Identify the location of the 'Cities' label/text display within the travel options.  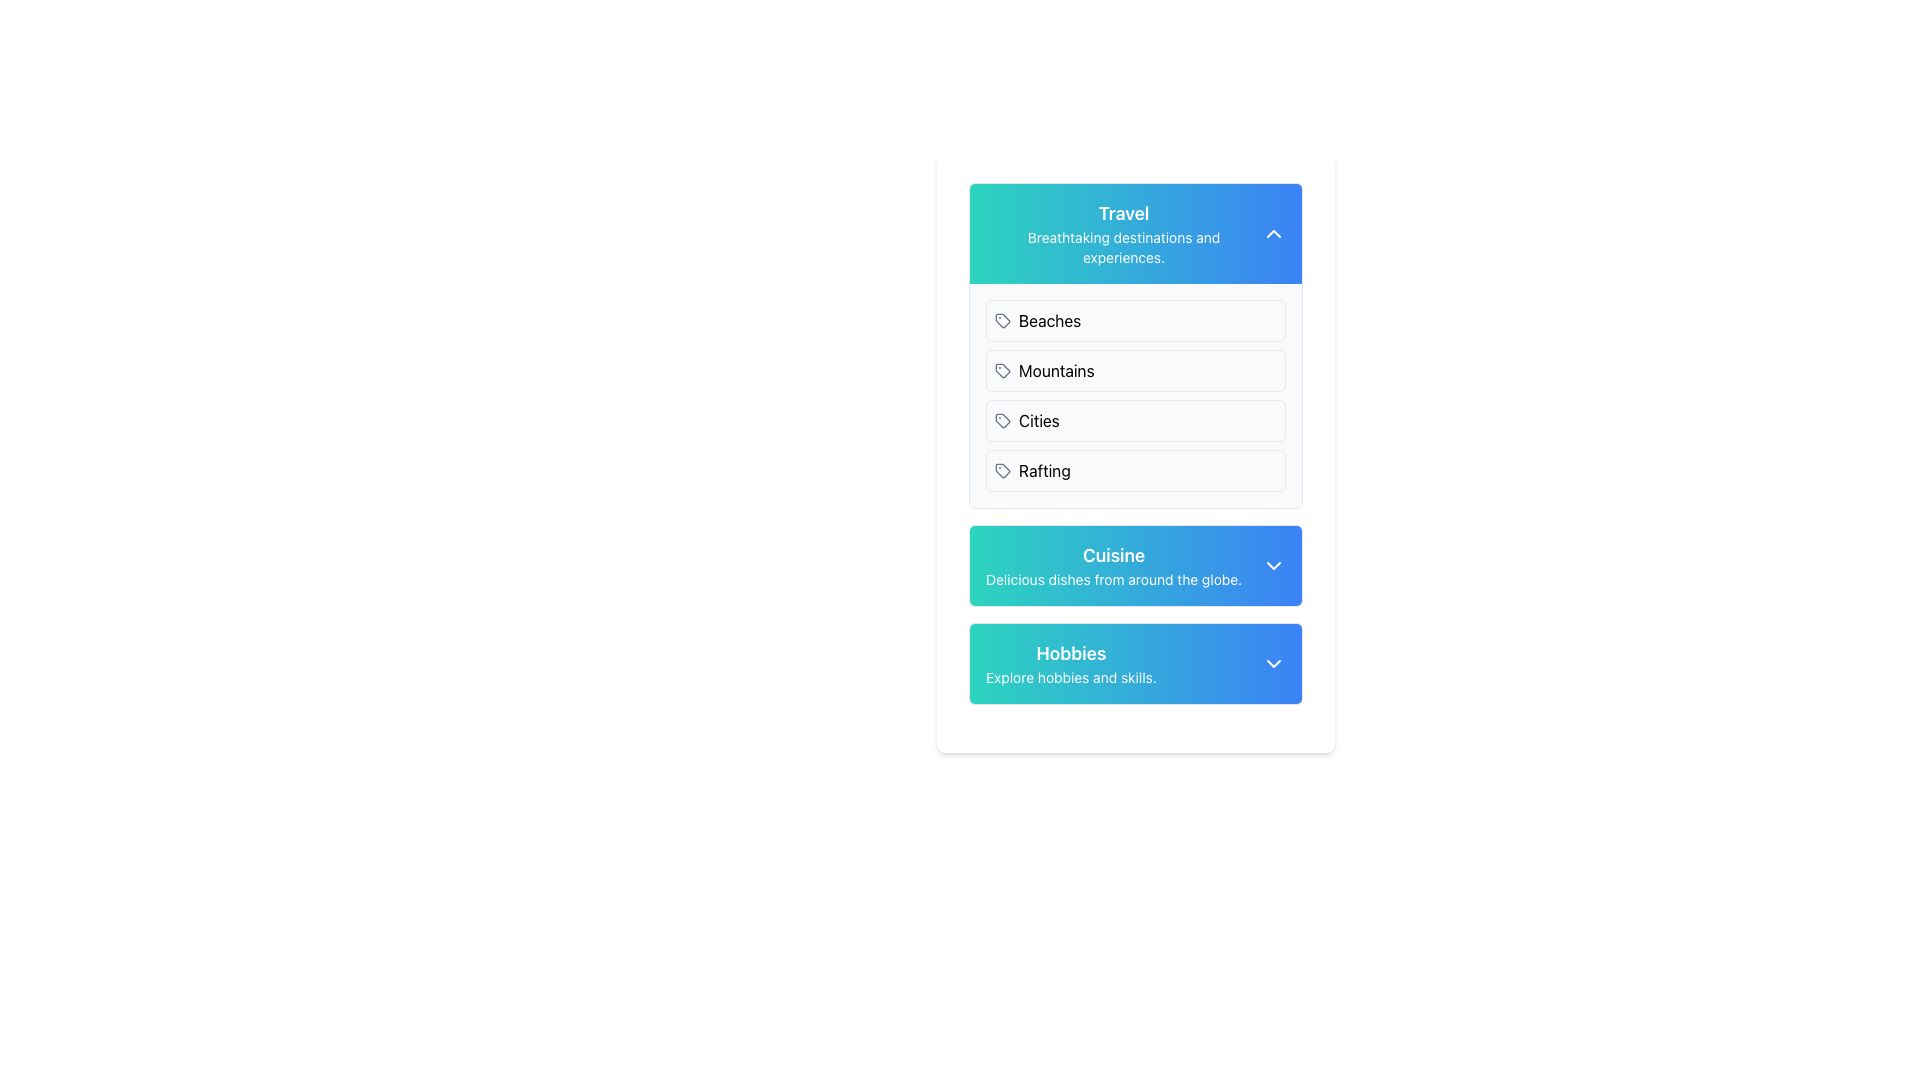
(1039, 419).